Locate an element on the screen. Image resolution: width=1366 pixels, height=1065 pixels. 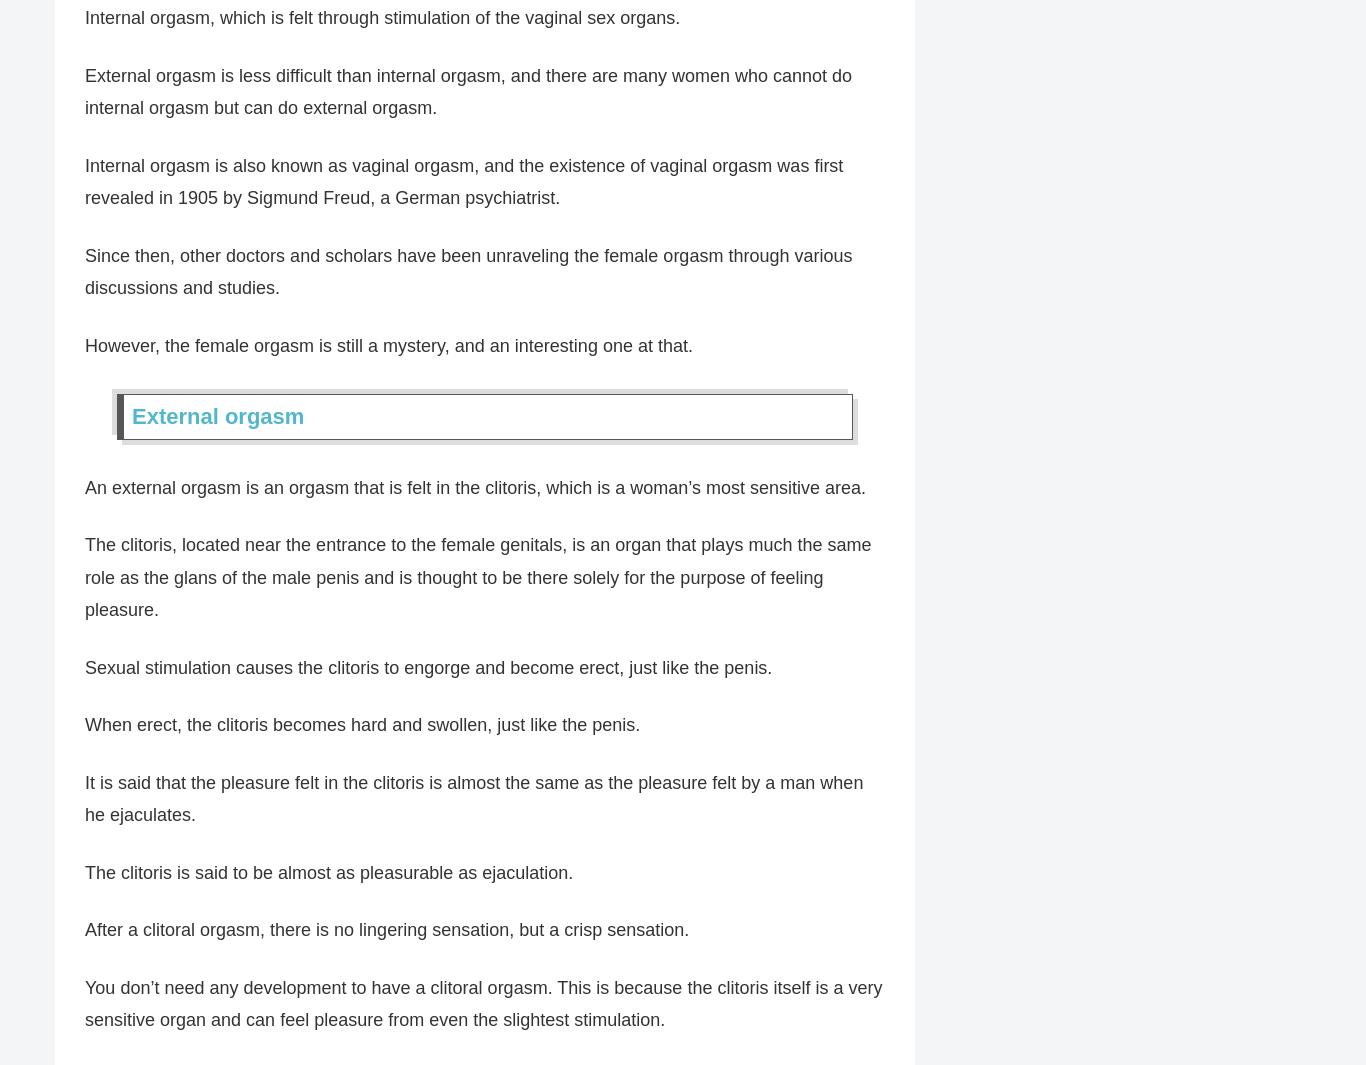
'External orgasm' is located at coordinates (217, 415).